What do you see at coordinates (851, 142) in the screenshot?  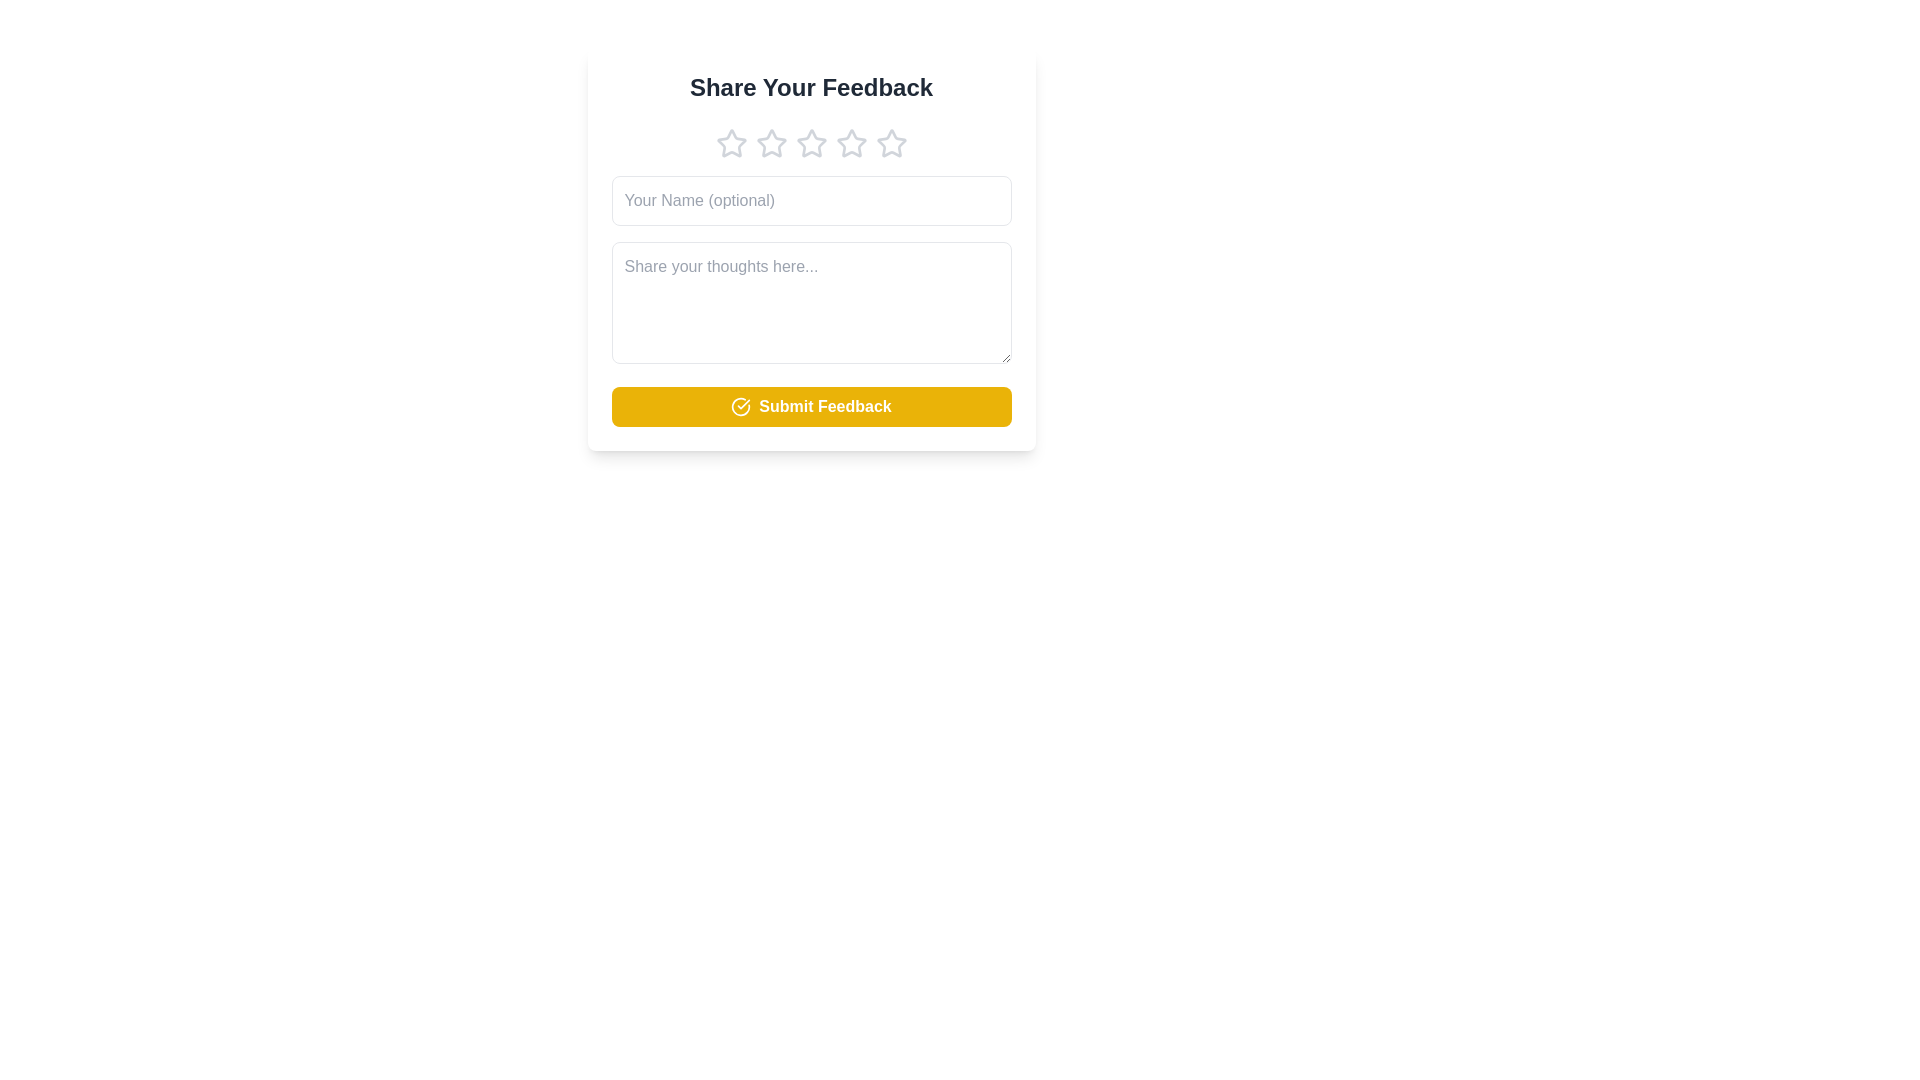 I see `keyboard navigation` at bounding box center [851, 142].